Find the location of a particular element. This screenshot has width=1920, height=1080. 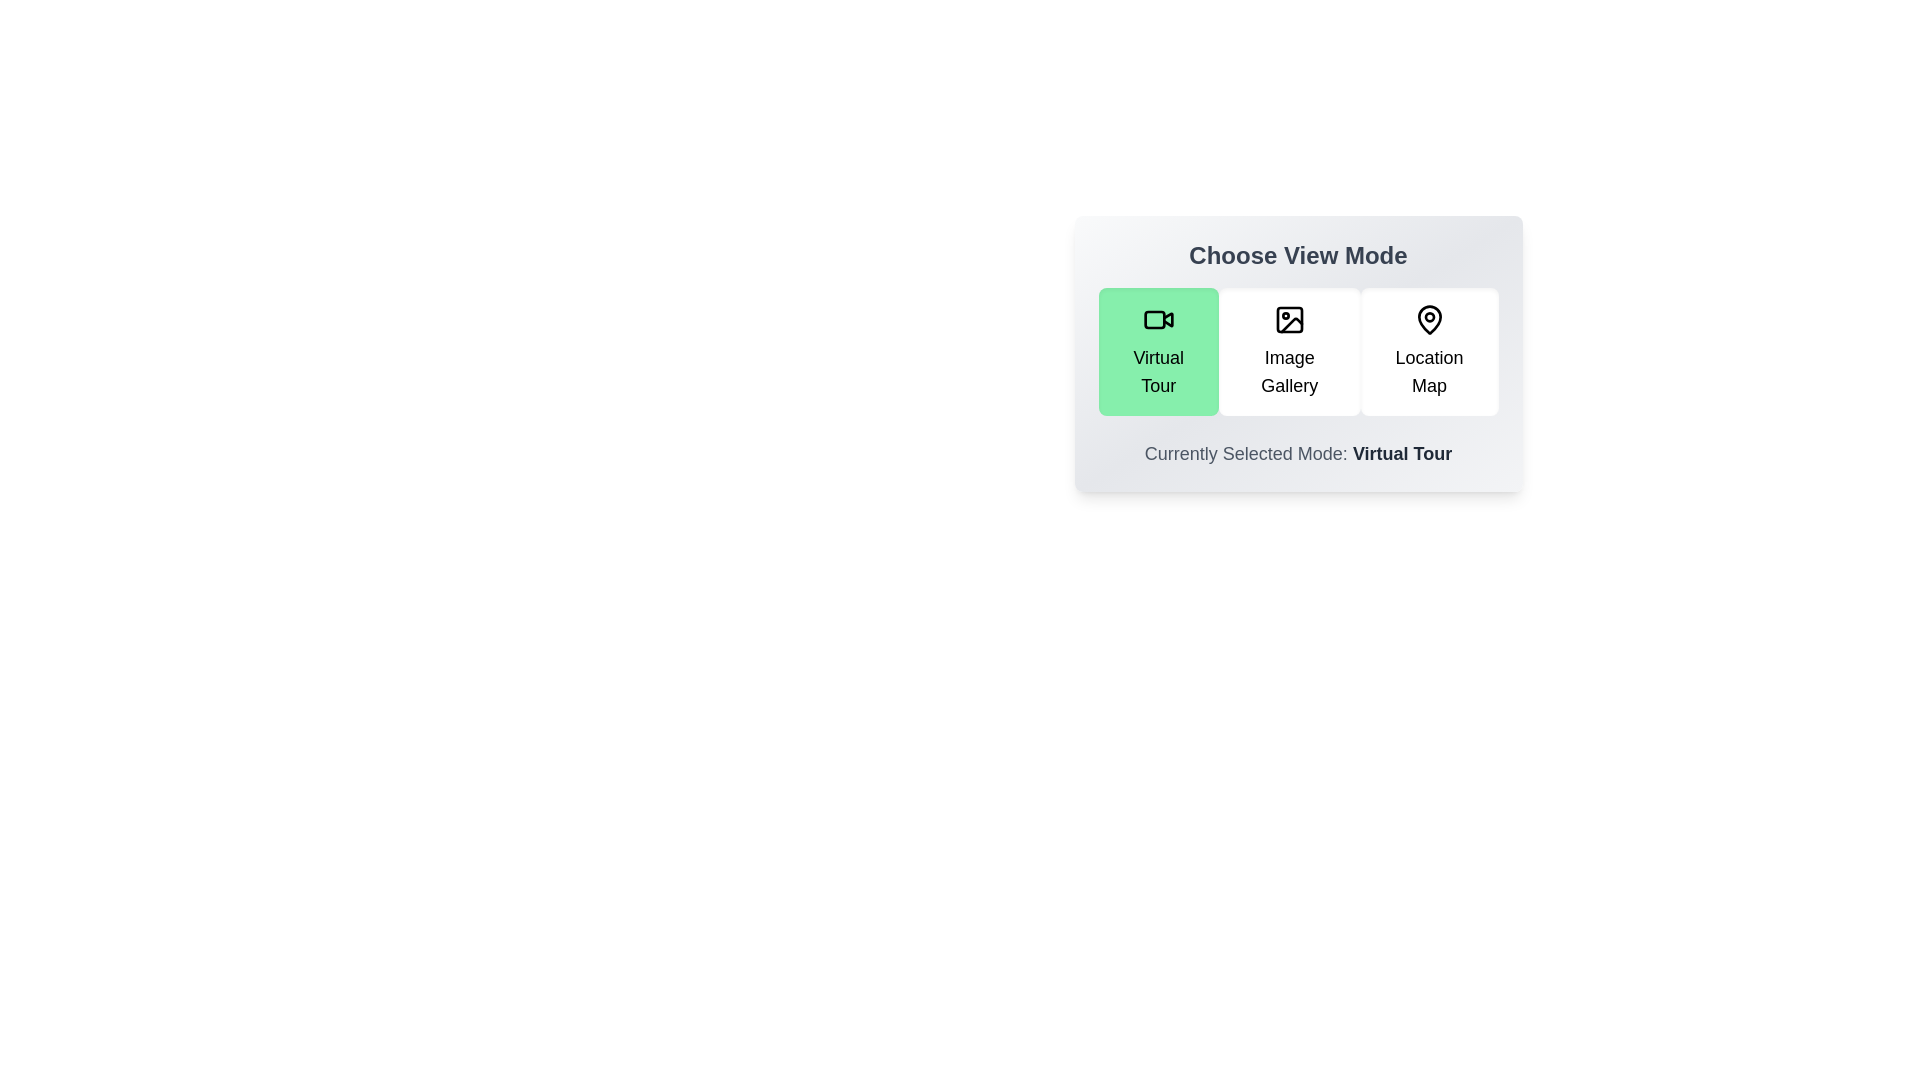

the button labeled Location Map is located at coordinates (1428, 350).